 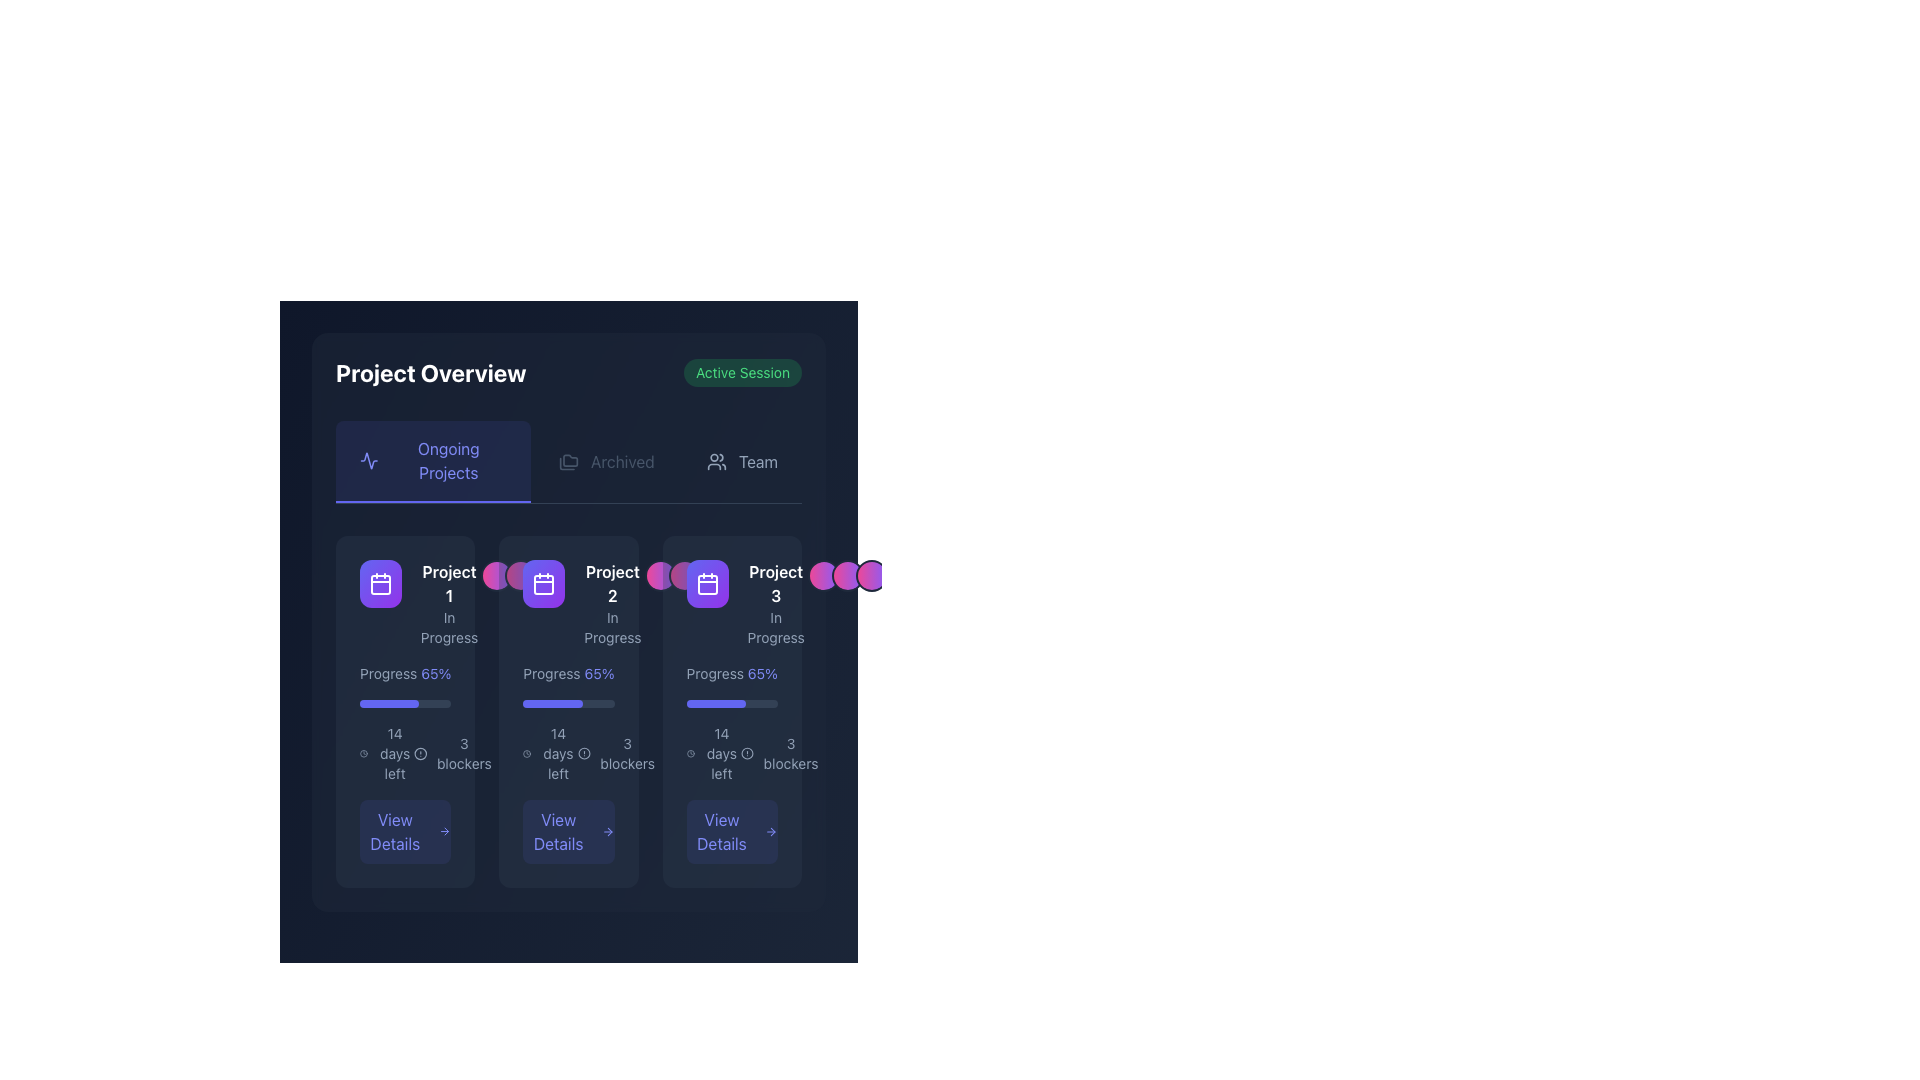 What do you see at coordinates (432, 462) in the screenshot?
I see `the first tab in the 'Project Overview' section` at bounding box center [432, 462].